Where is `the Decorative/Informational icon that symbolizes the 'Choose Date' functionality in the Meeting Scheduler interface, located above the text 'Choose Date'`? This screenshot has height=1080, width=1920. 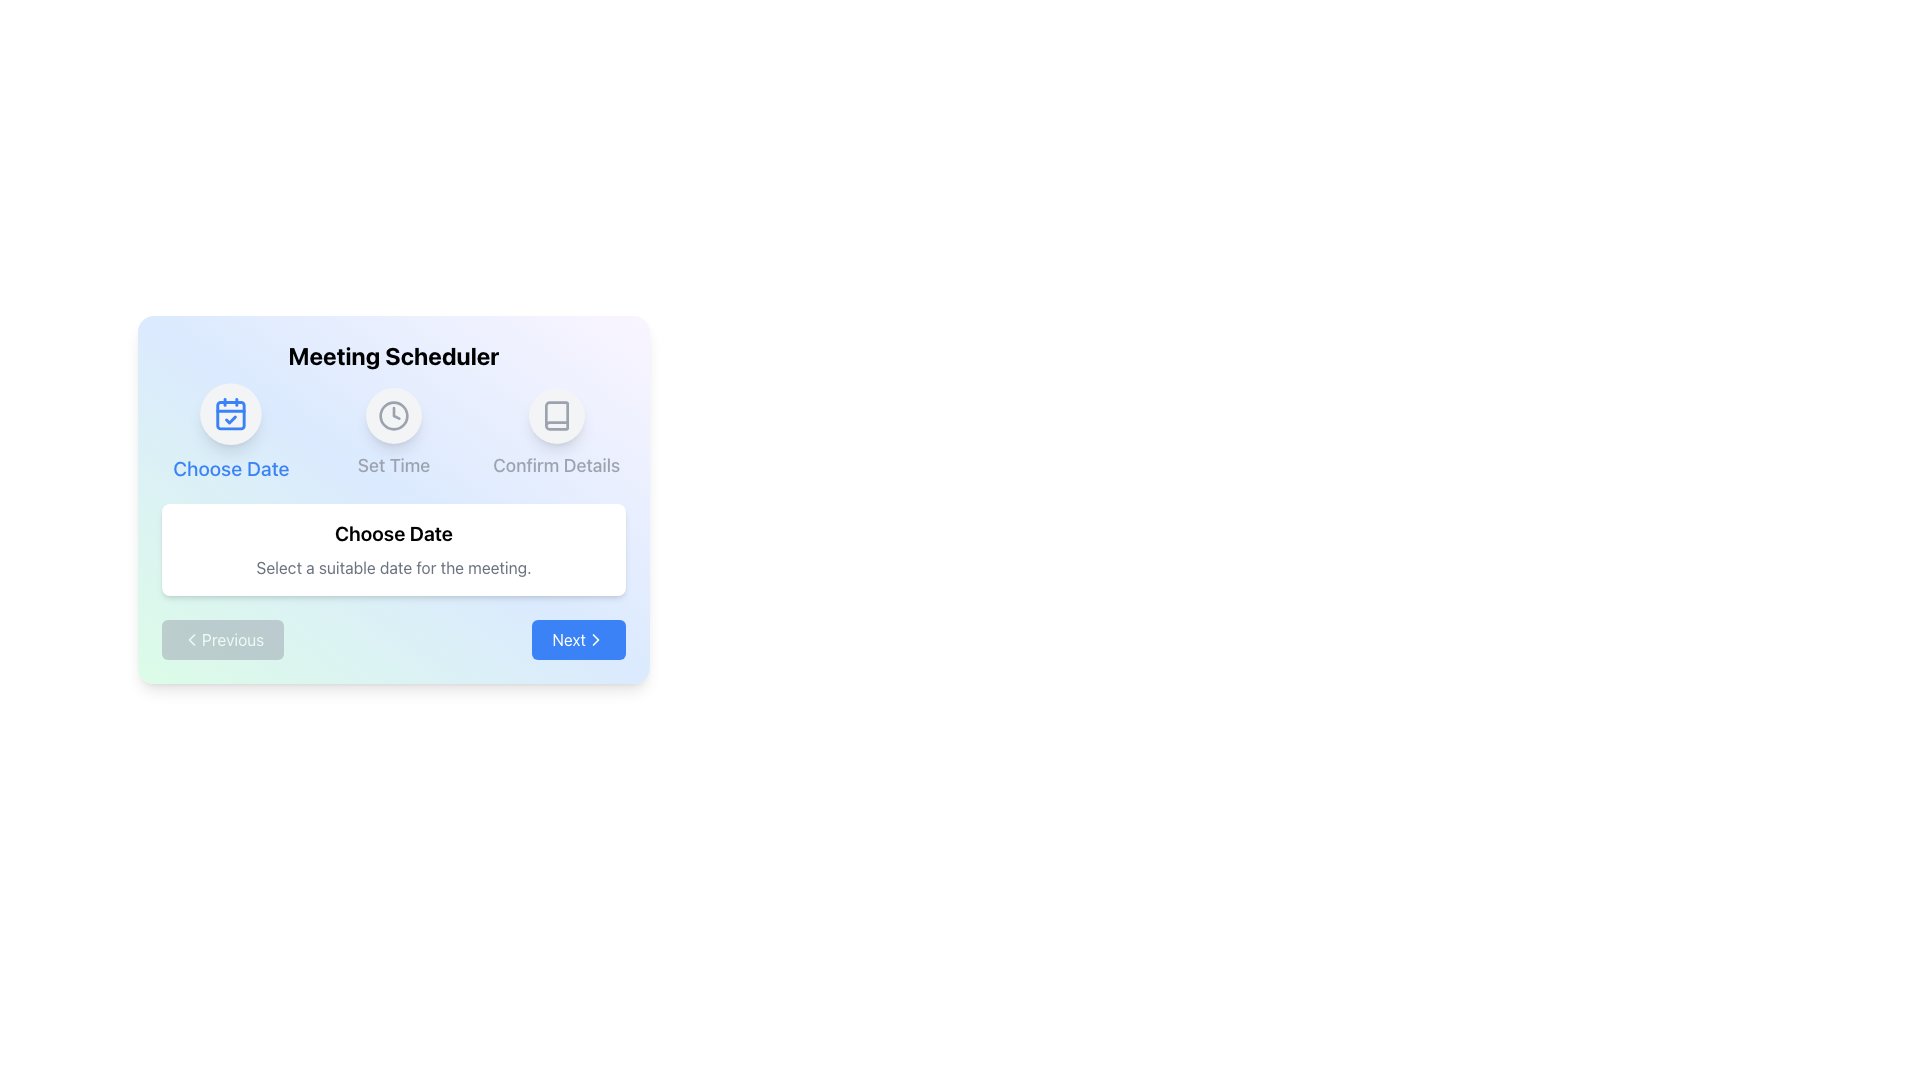 the Decorative/Informational icon that symbolizes the 'Choose Date' functionality in the Meeting Scheduler interface, located above the text 'Choose Date' is located at coordinates (231, 413).